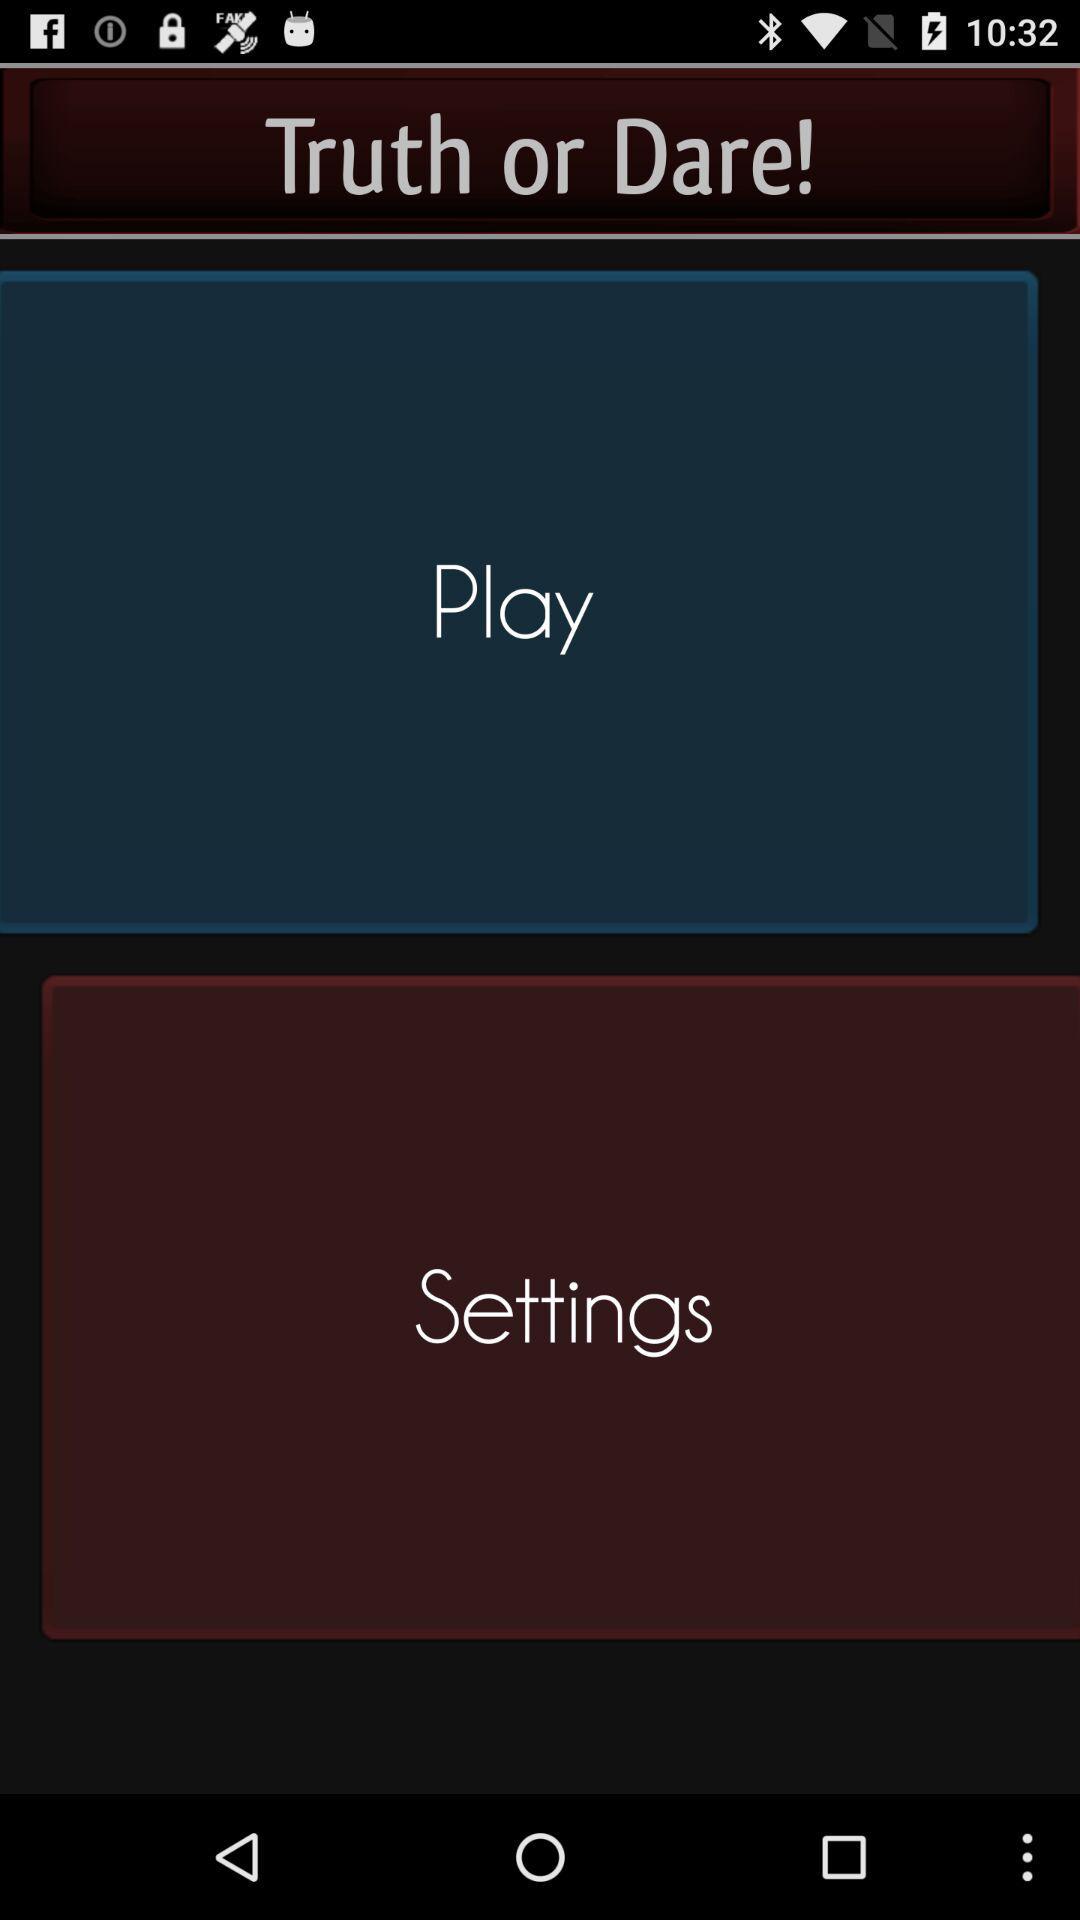  Describe the element at coordinates (525, 610) in the screenshot. I see `the icon above settings icon` at that location.